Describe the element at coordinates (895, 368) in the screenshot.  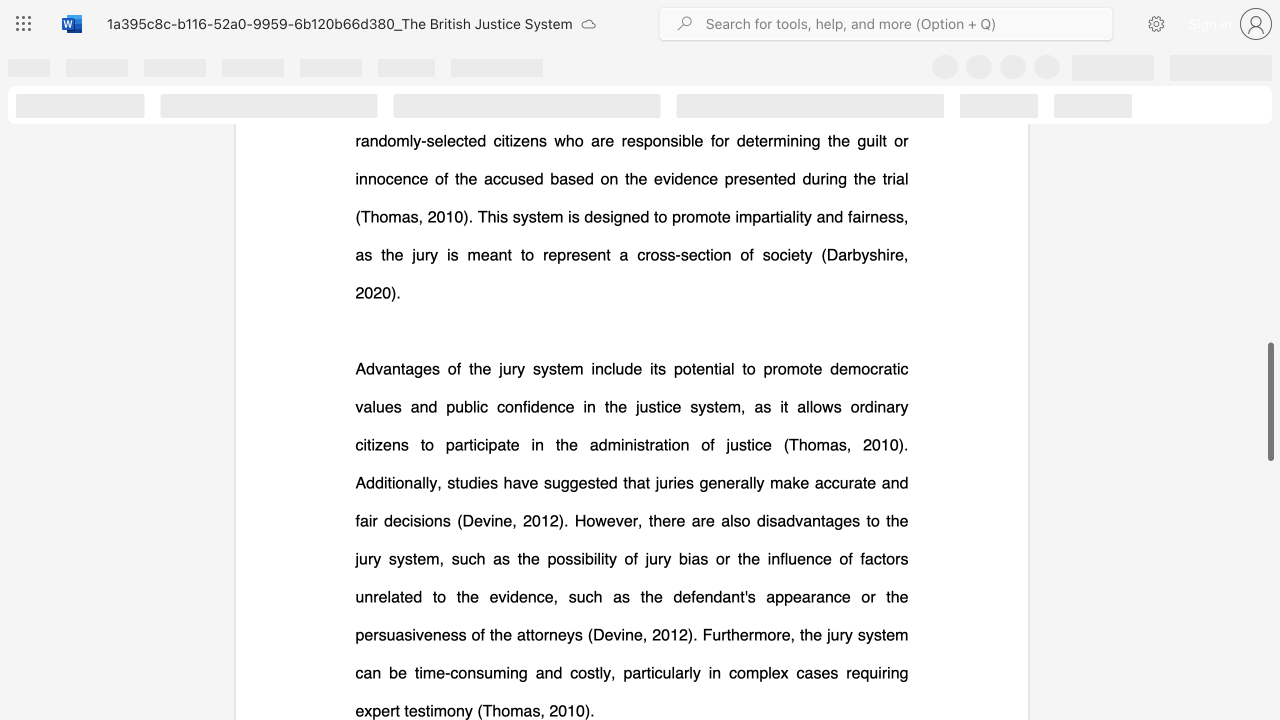
I see `the subset text "ic values and public confidence in the justice system, as it allows ordinary citizens to participate in the administration of justice (Thomas, 2010). Additionally, studies have suggested that juries generally mak" within the text "Advantages of the jury system include its potential to promote democratic values and public confidence in the justice system, as it allows ordinary citizens to participate in the administration of justice (Thomas, 2010). Additionally, studies have suggested that juries generally make accurate and fair decisions (Devine, 2012). However, there are also disadvantages to the jury system, such as the possibility of jury bias or the influence of factors unrelated to the evidence, such as the defendant"` at that location.